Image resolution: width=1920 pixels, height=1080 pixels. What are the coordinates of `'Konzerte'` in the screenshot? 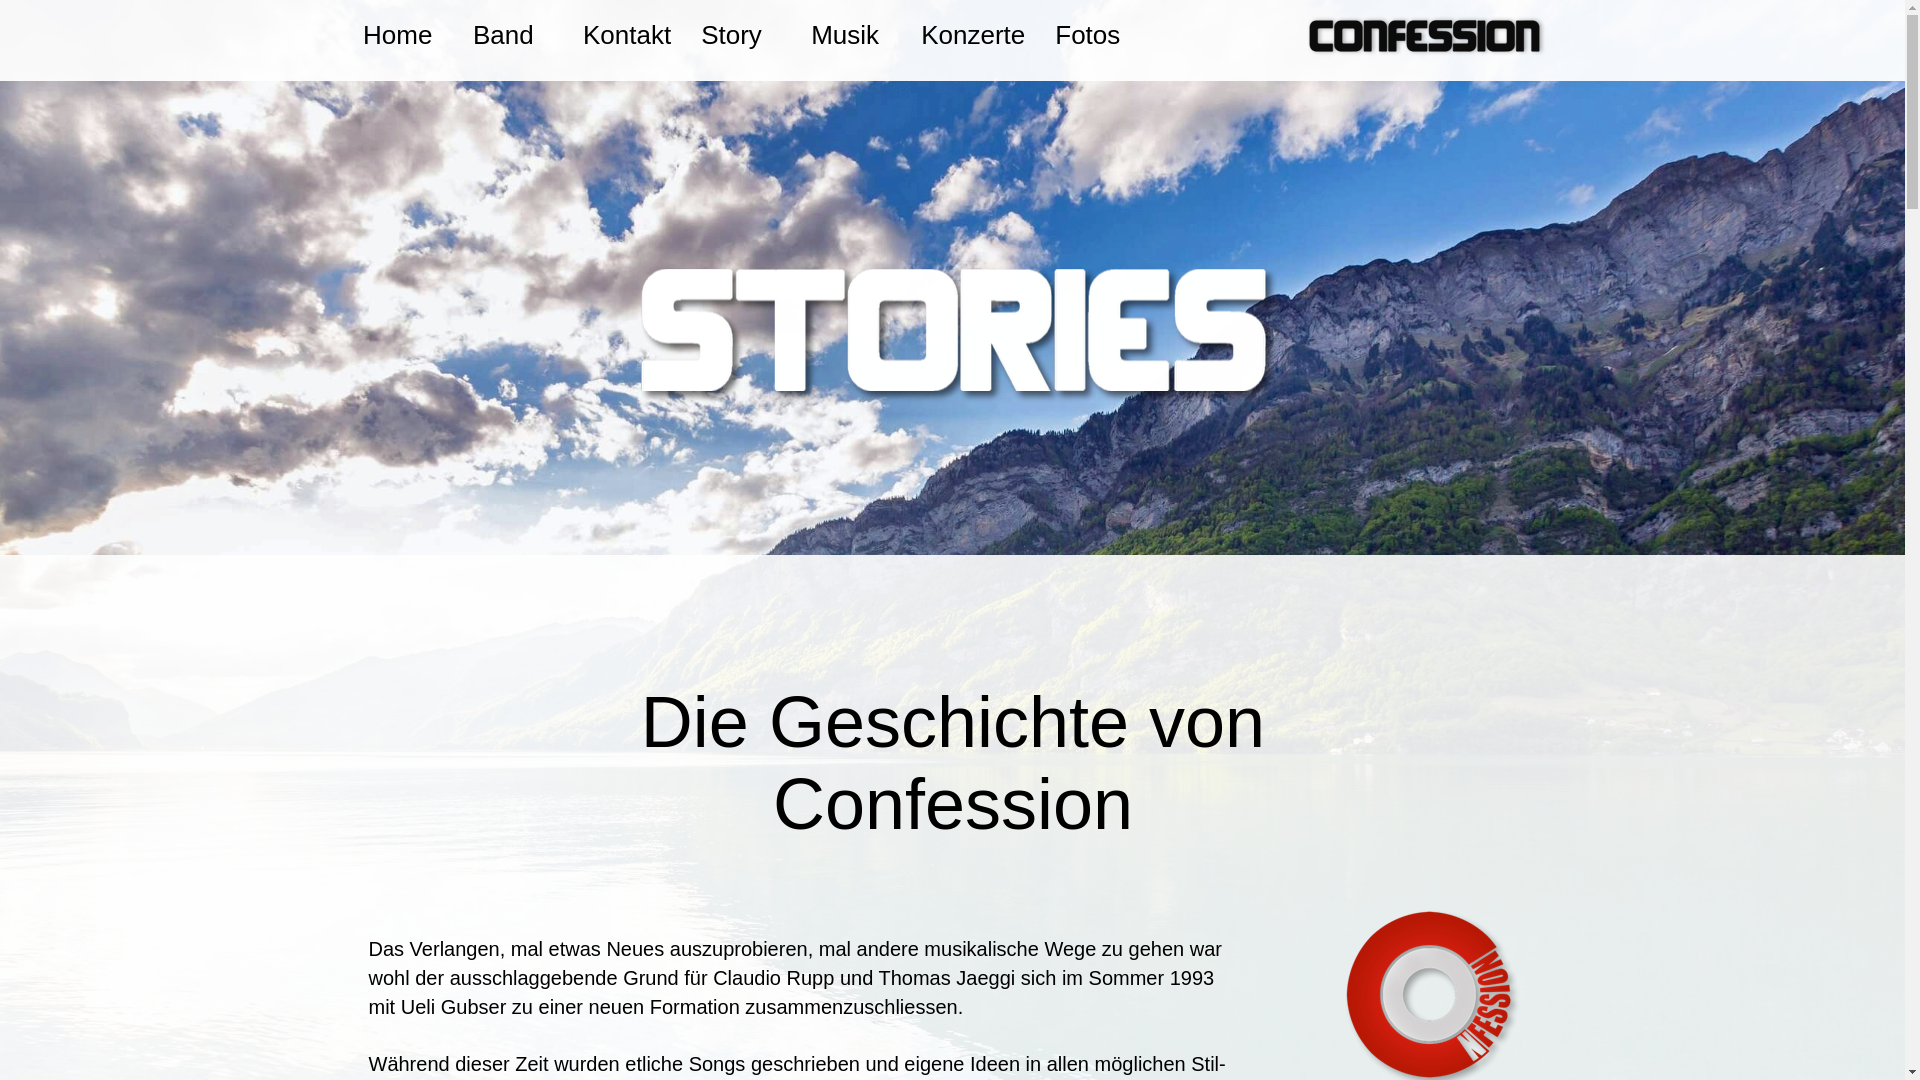 It's located at (973, 34).